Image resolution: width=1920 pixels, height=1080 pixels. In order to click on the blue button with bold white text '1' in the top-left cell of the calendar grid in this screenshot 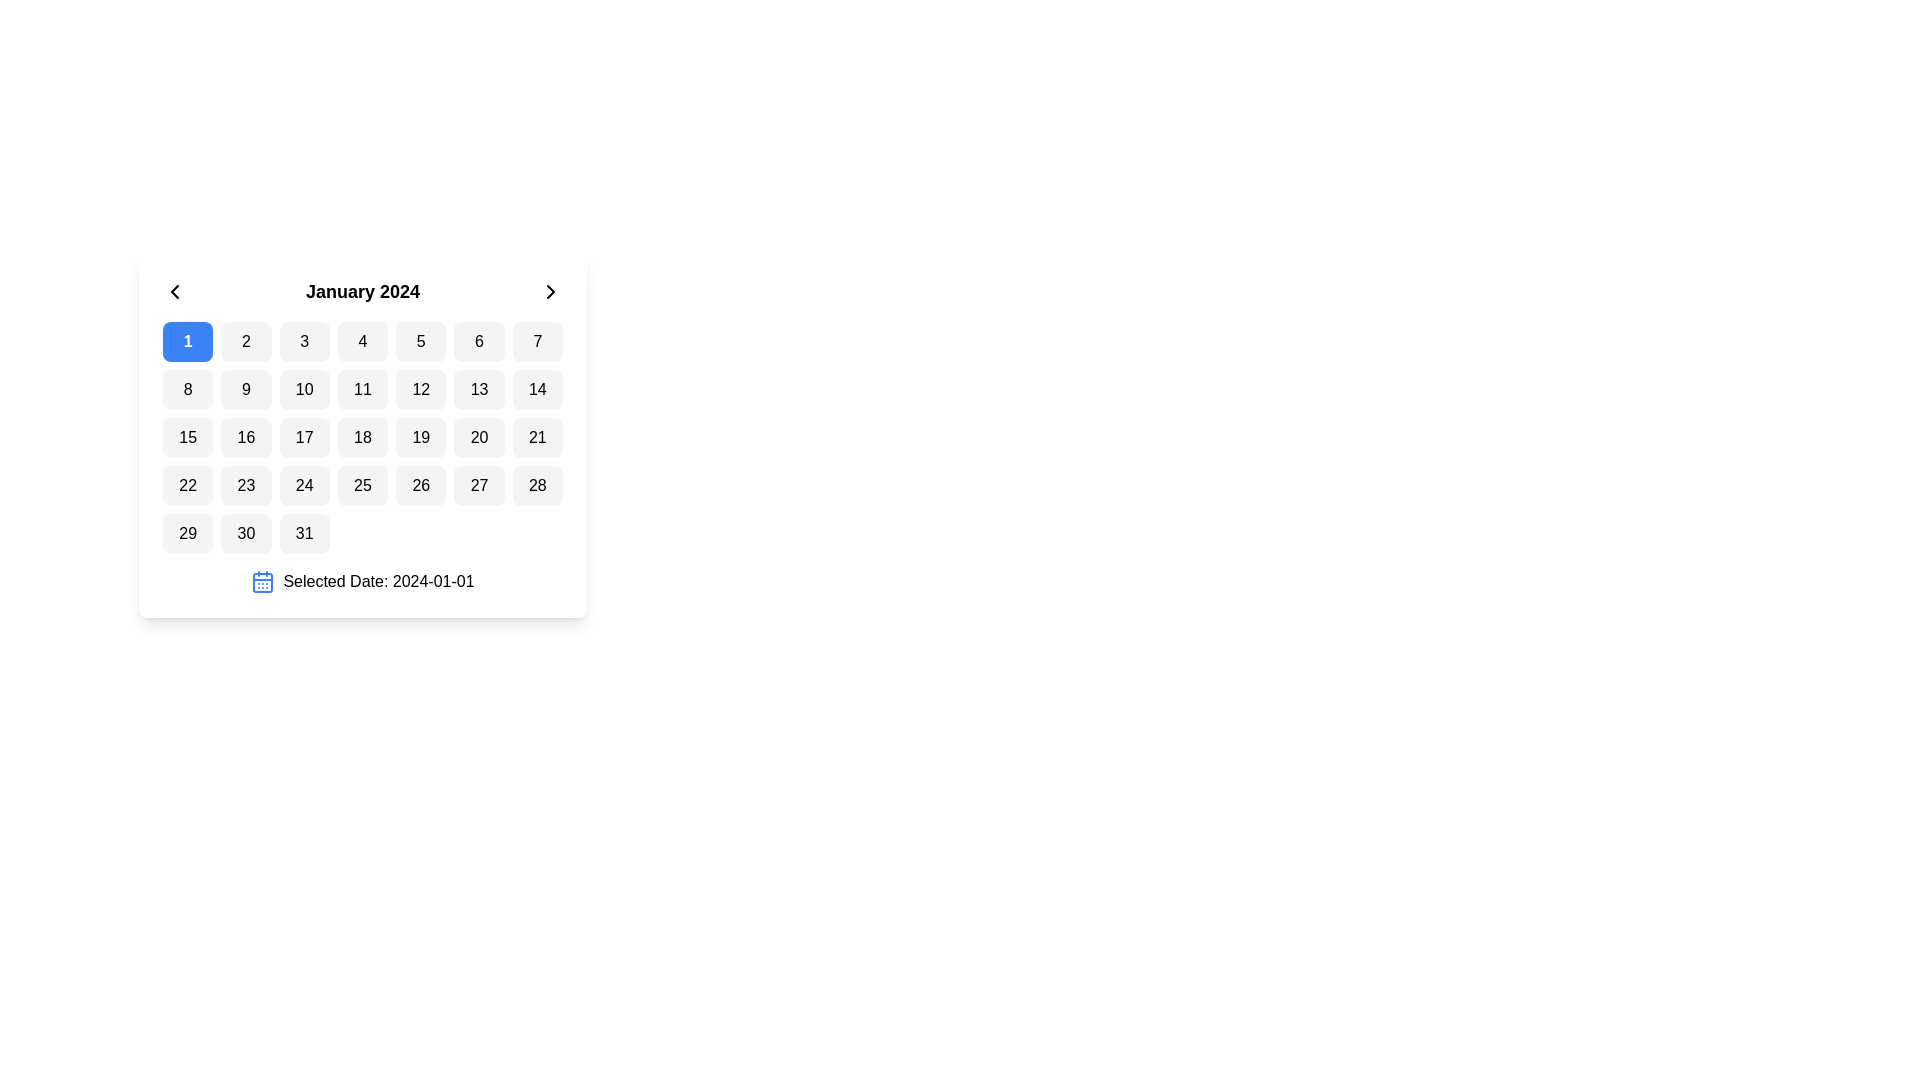, I will do `click(187, 341)`.